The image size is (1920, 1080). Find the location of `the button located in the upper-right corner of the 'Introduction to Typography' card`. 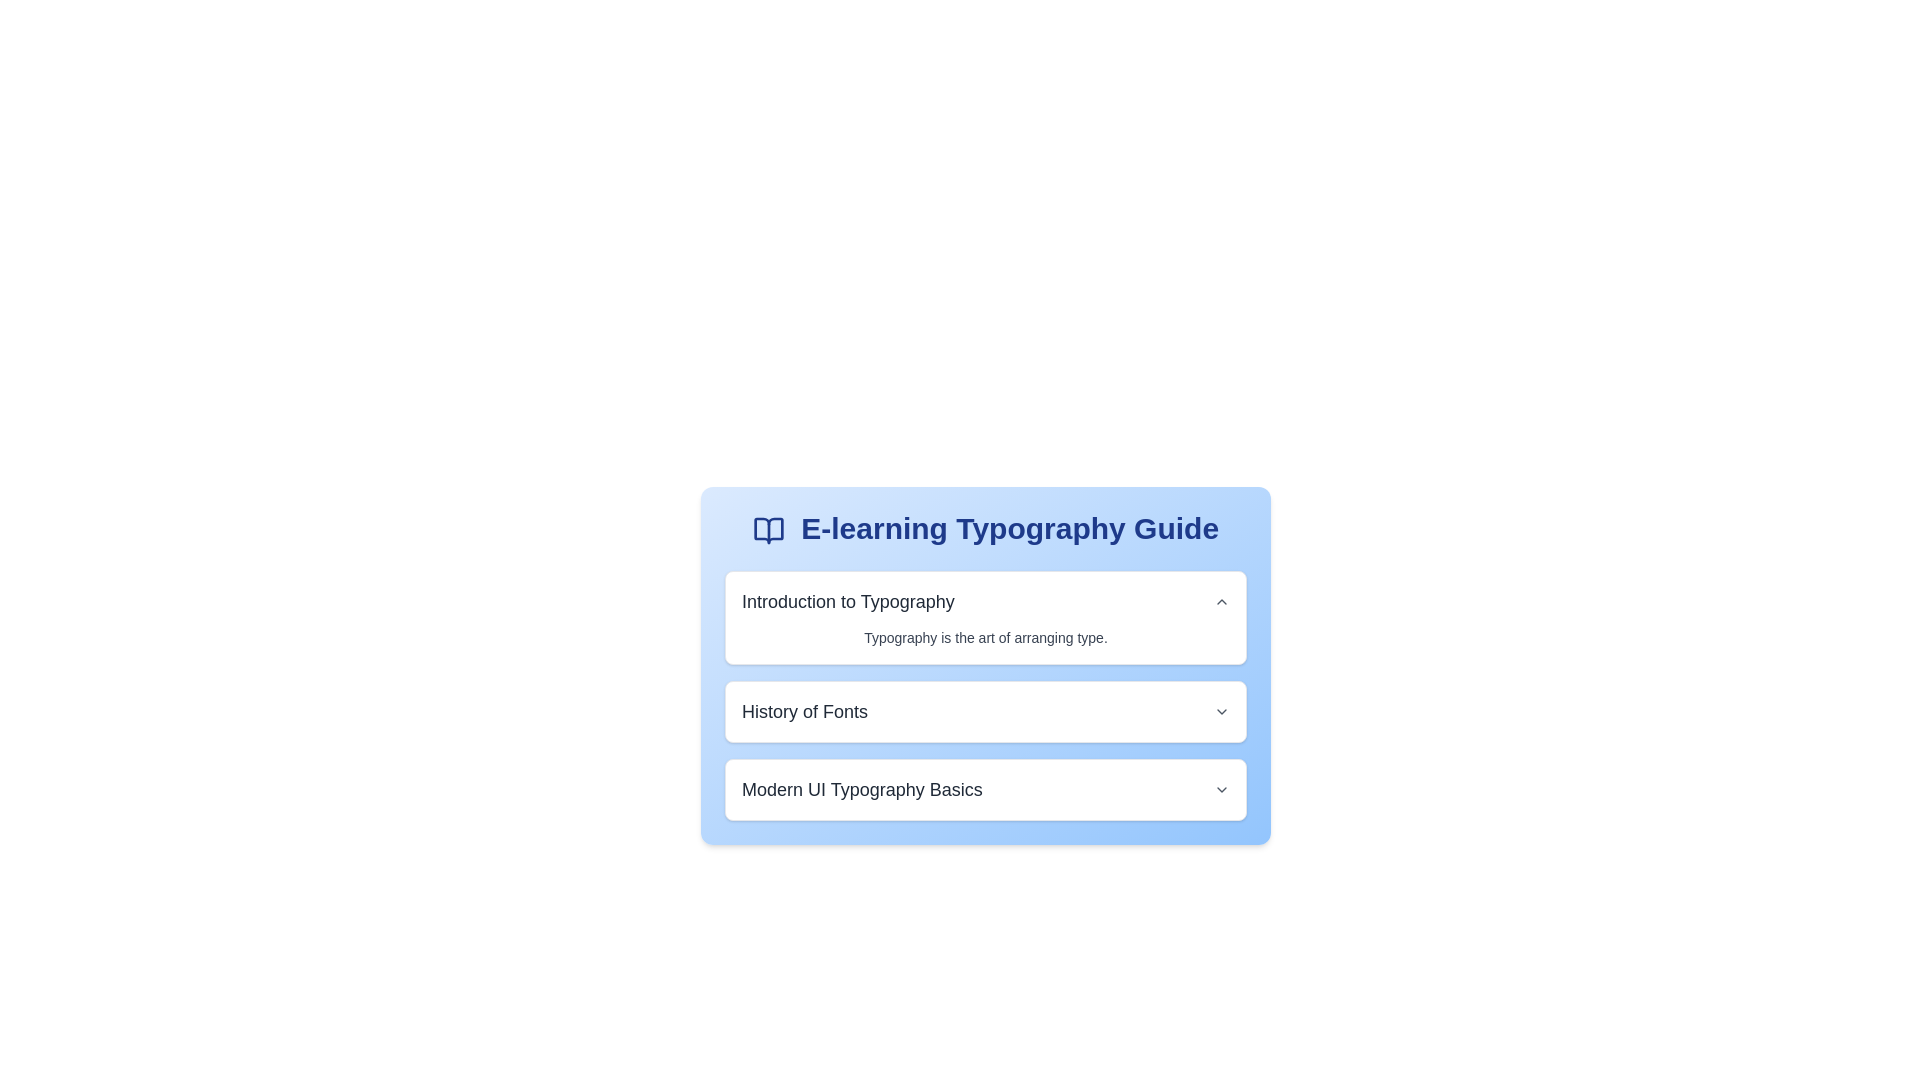

the button located in the upper-right corner of the 'Introduction to Typography' card is located at coordinates (1221, 600).